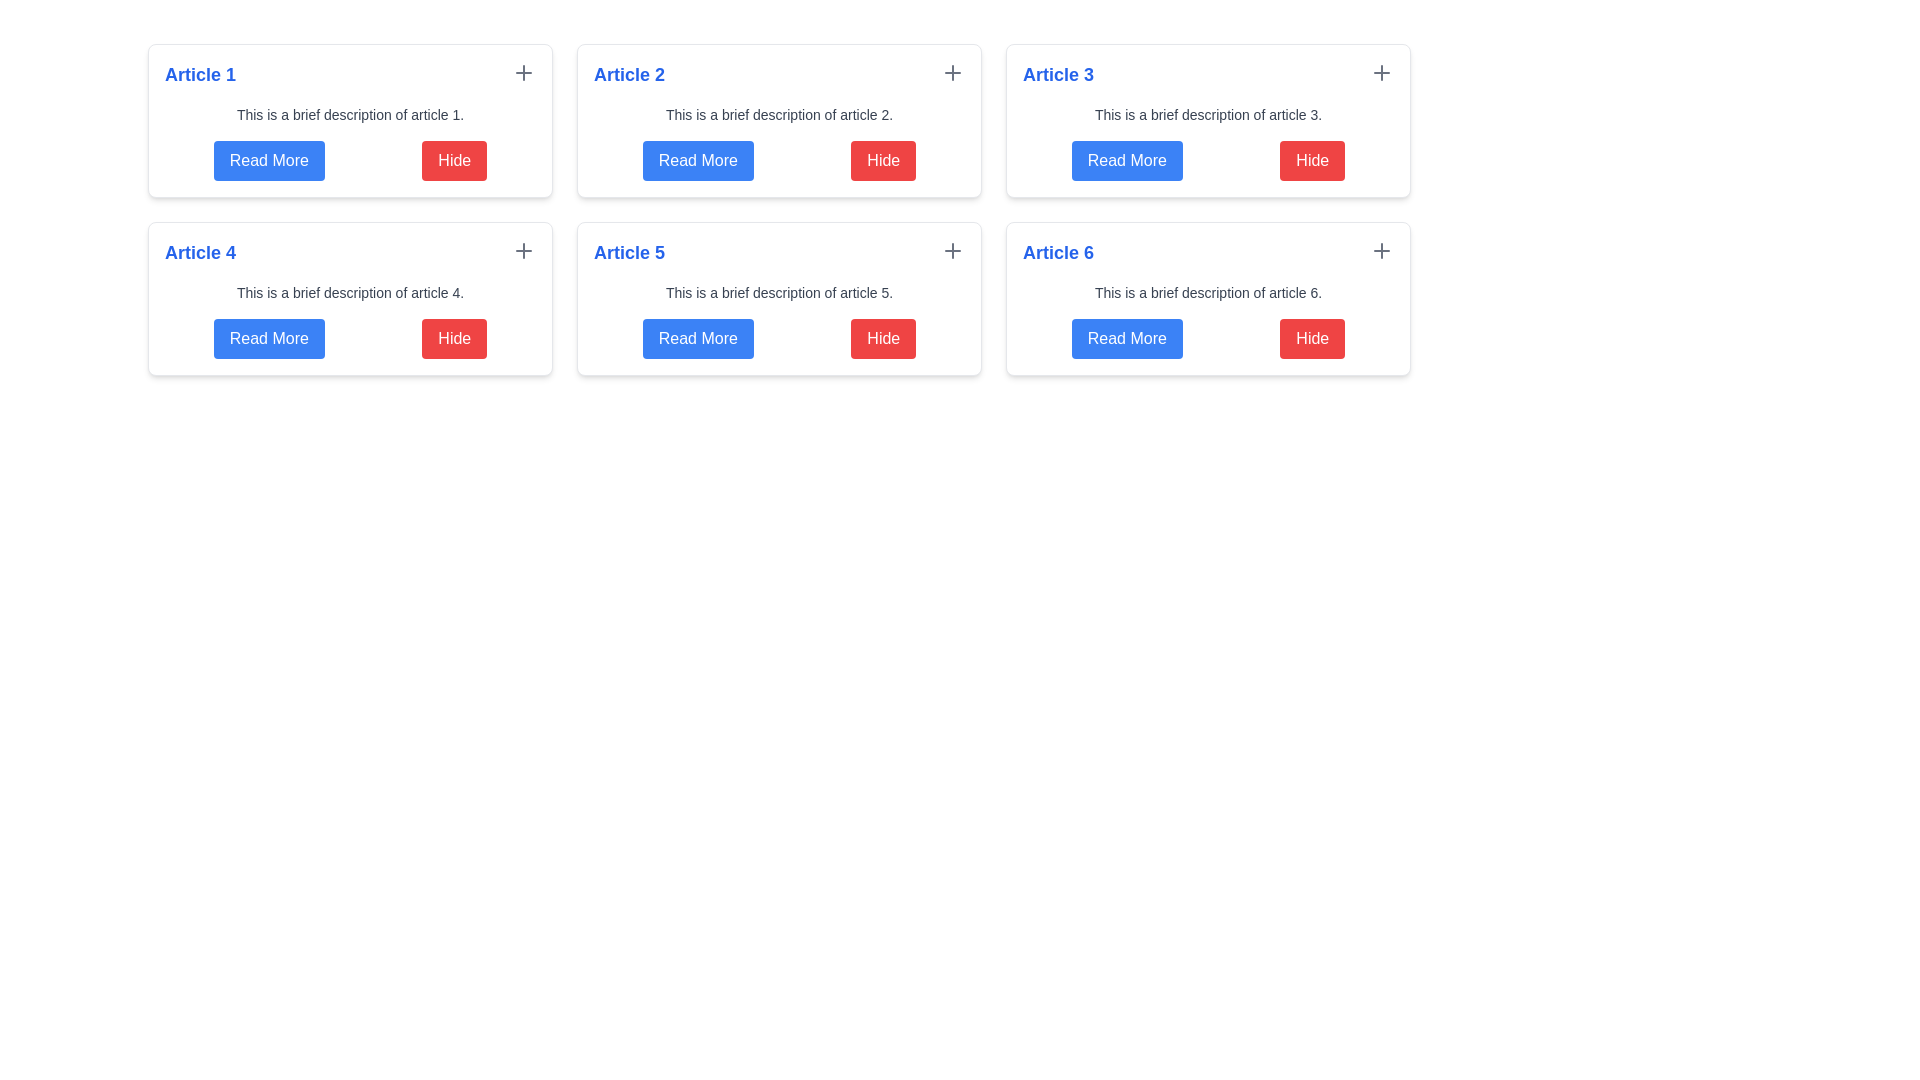 The image size is (1920, 1080). Describe the element at coordinates (778, 338) in the screenshot. I see `the 'Read More' button located within the 'Article 5' card, which is a blue button positioned on the left side of the composite element containing interactive buttons` at that location.